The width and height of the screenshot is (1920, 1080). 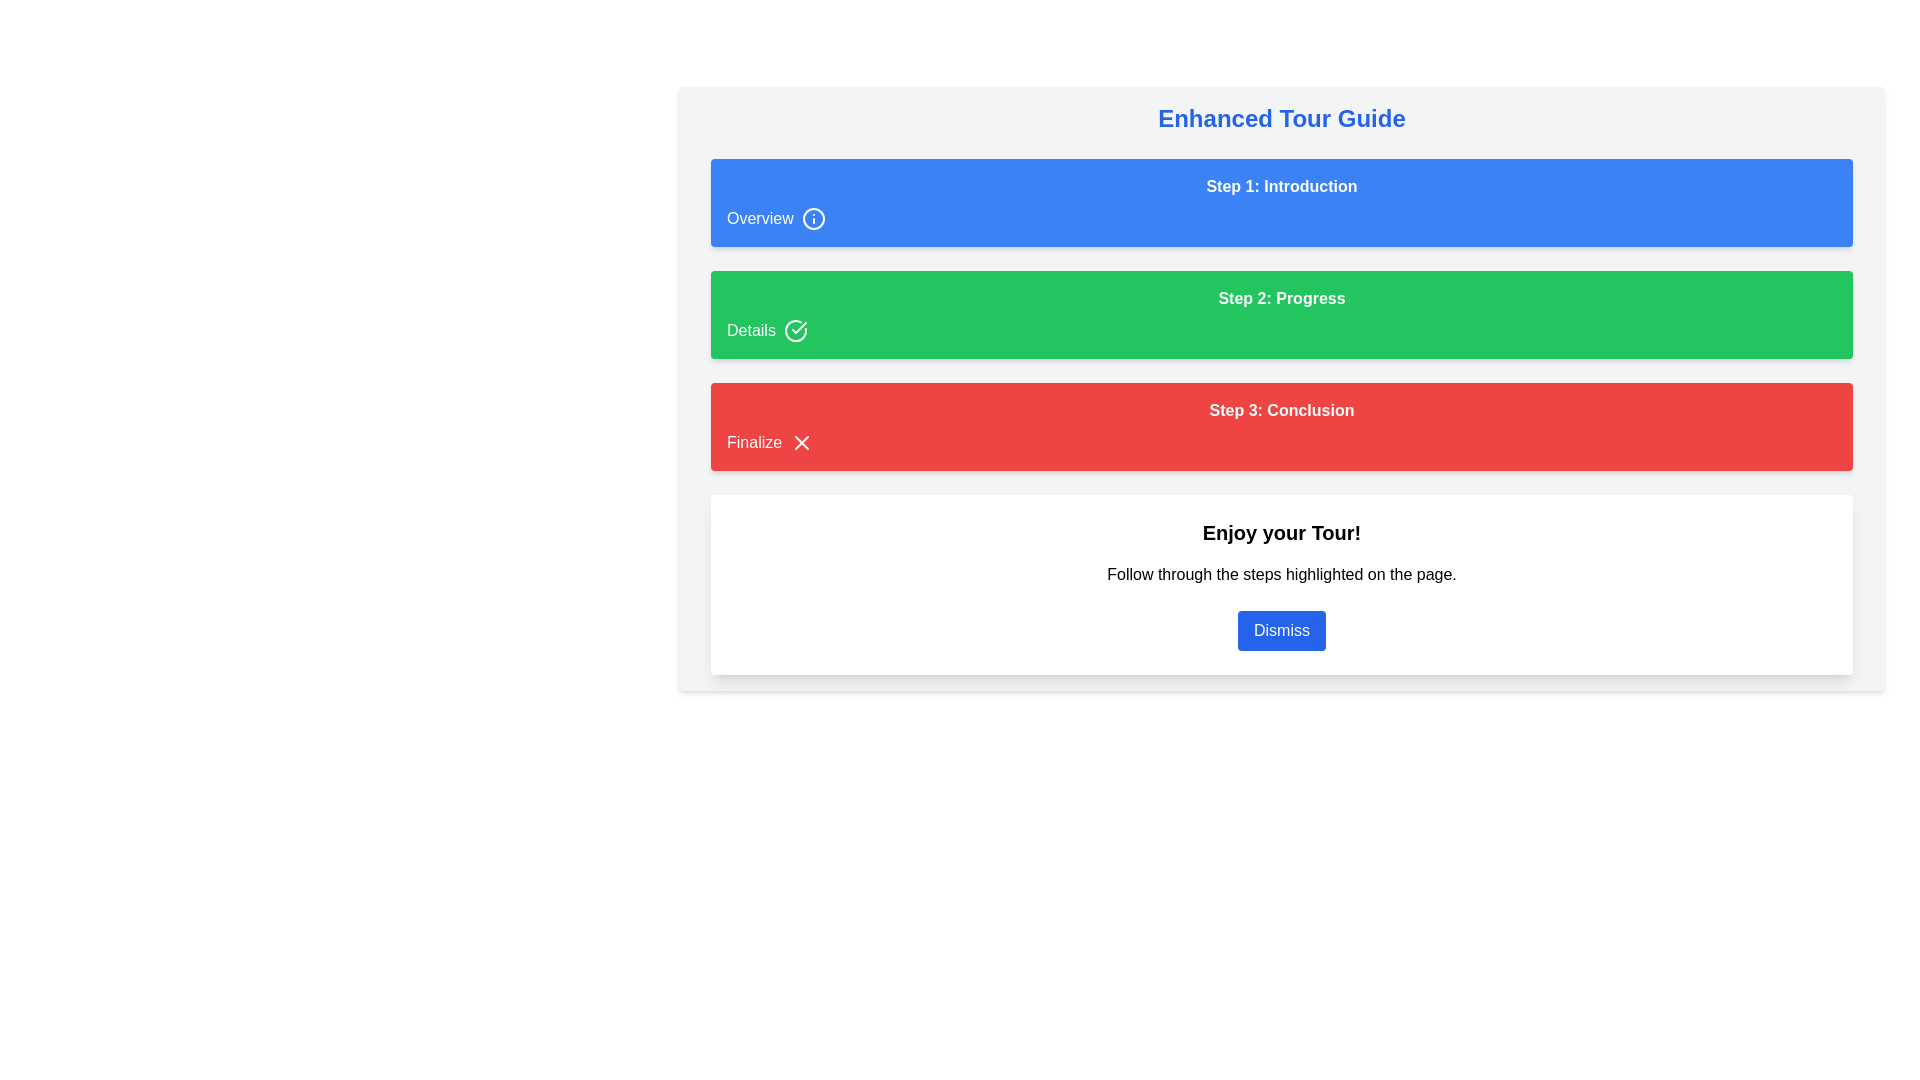 What do you see at coordinates (802, 442) in the screenshot?
I see `the small 'X' icon located at the right edge of the red 'Finalize' button, which indicates the action to finalize an operation` at bounding box center [802, 442].